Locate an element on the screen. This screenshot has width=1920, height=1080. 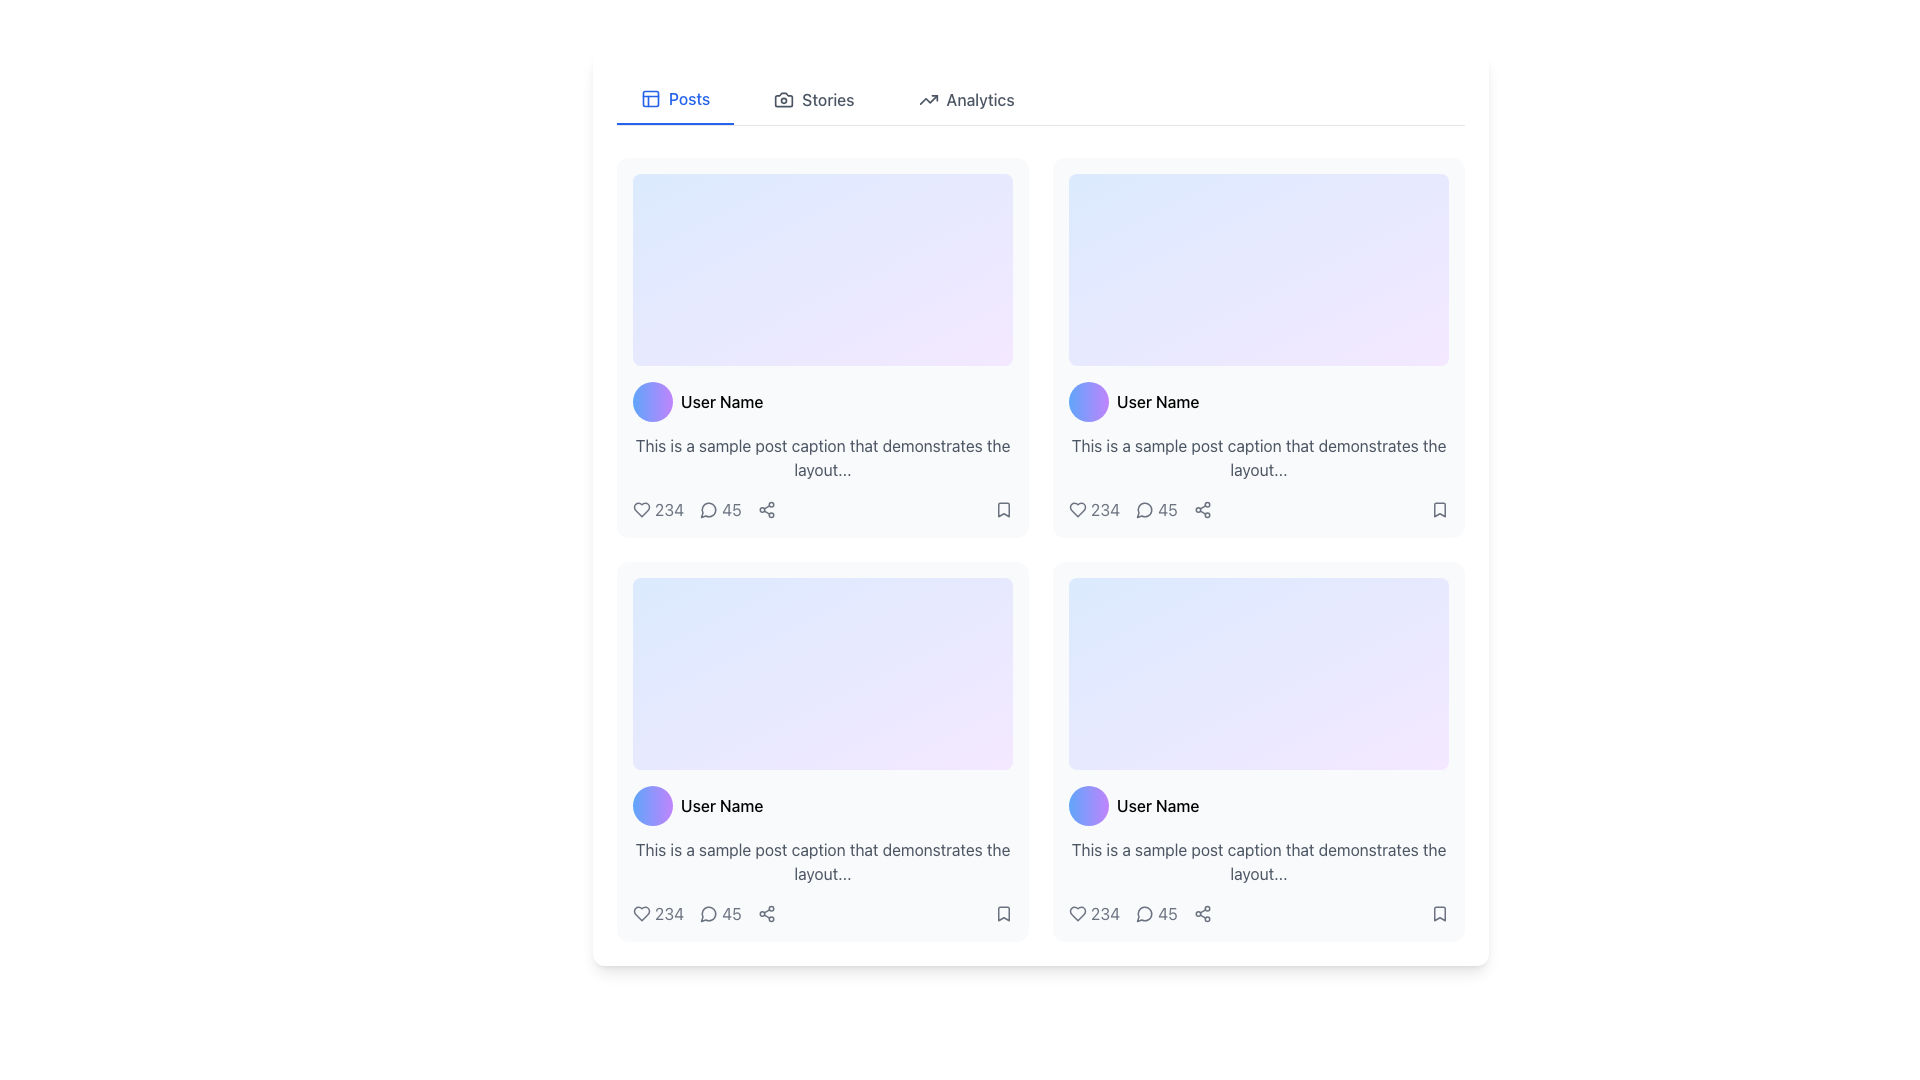
the Text Label displaying the total 'likes' or 'favorites' associated with a post in the bottom-right card of the interactive cluster is located at coordinates (1093, 914).